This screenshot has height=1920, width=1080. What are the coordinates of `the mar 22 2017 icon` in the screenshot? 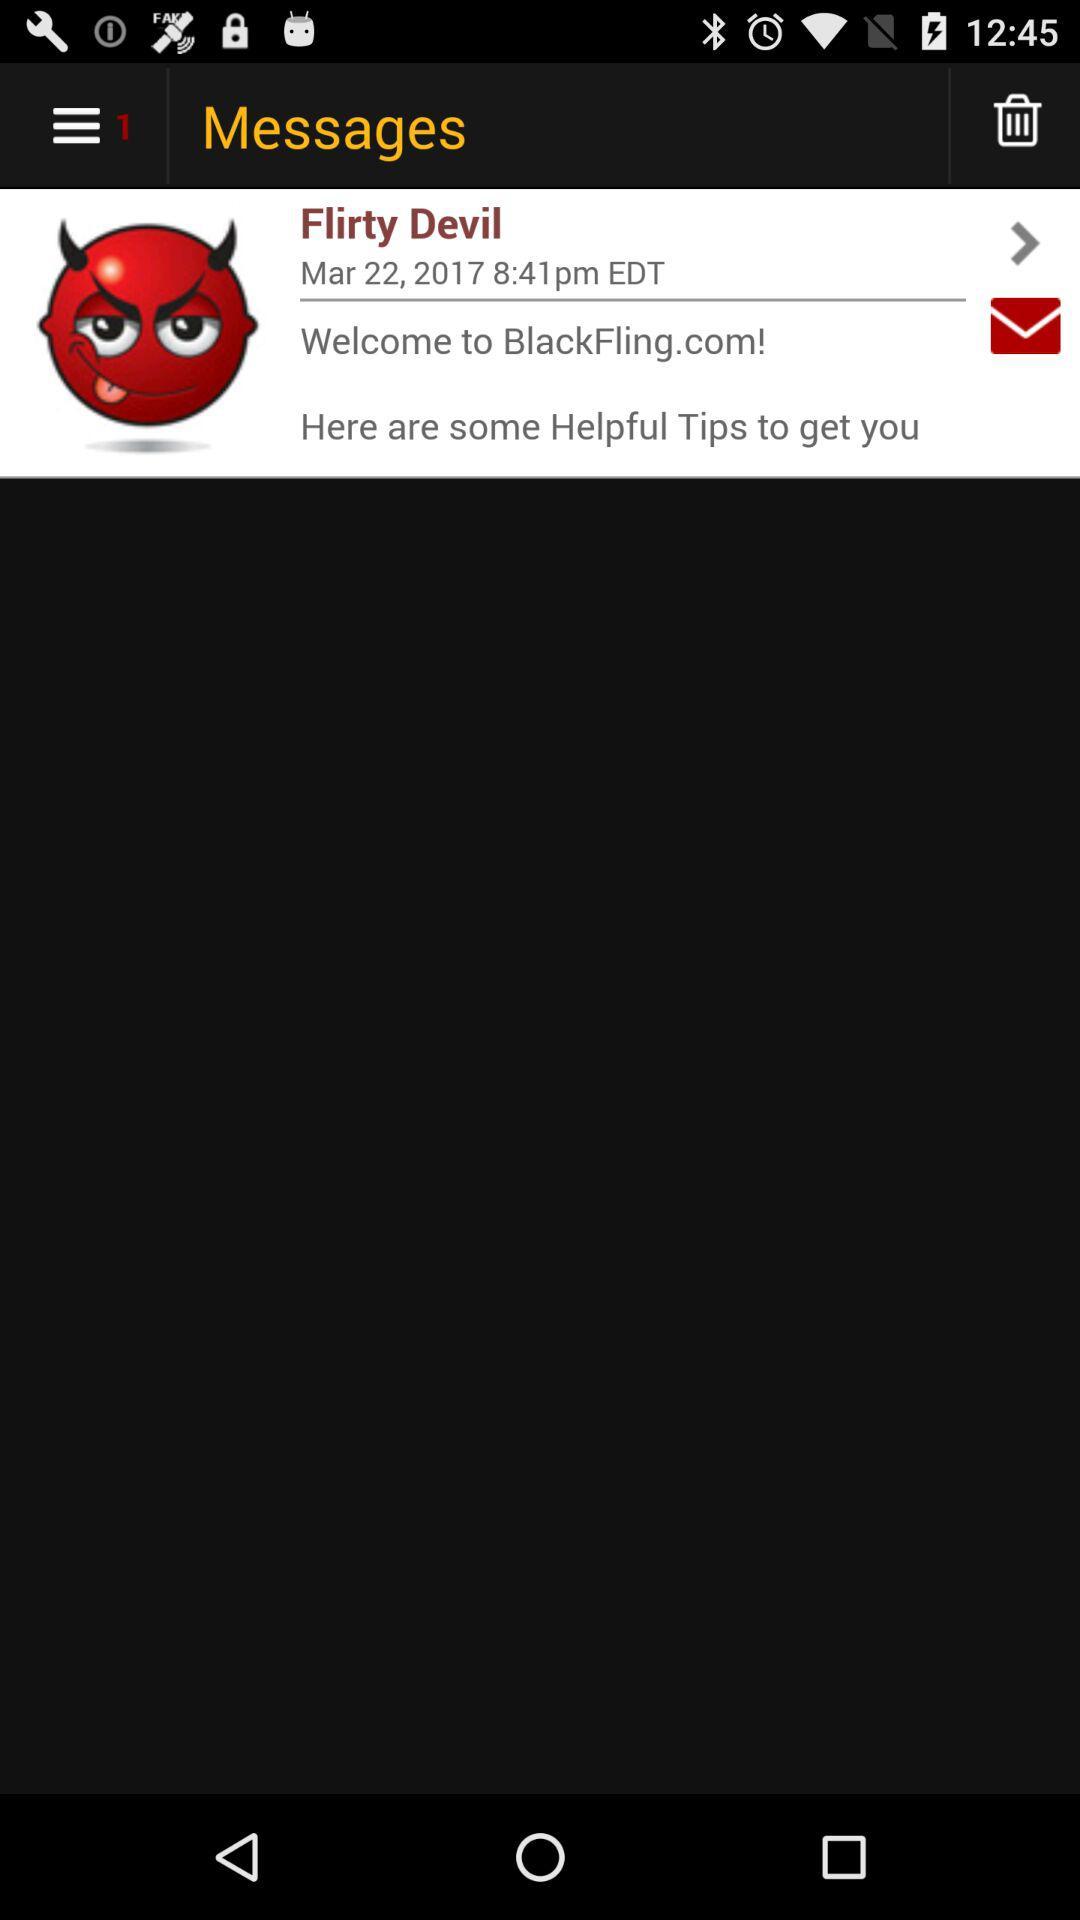 It's located at (632, 270).